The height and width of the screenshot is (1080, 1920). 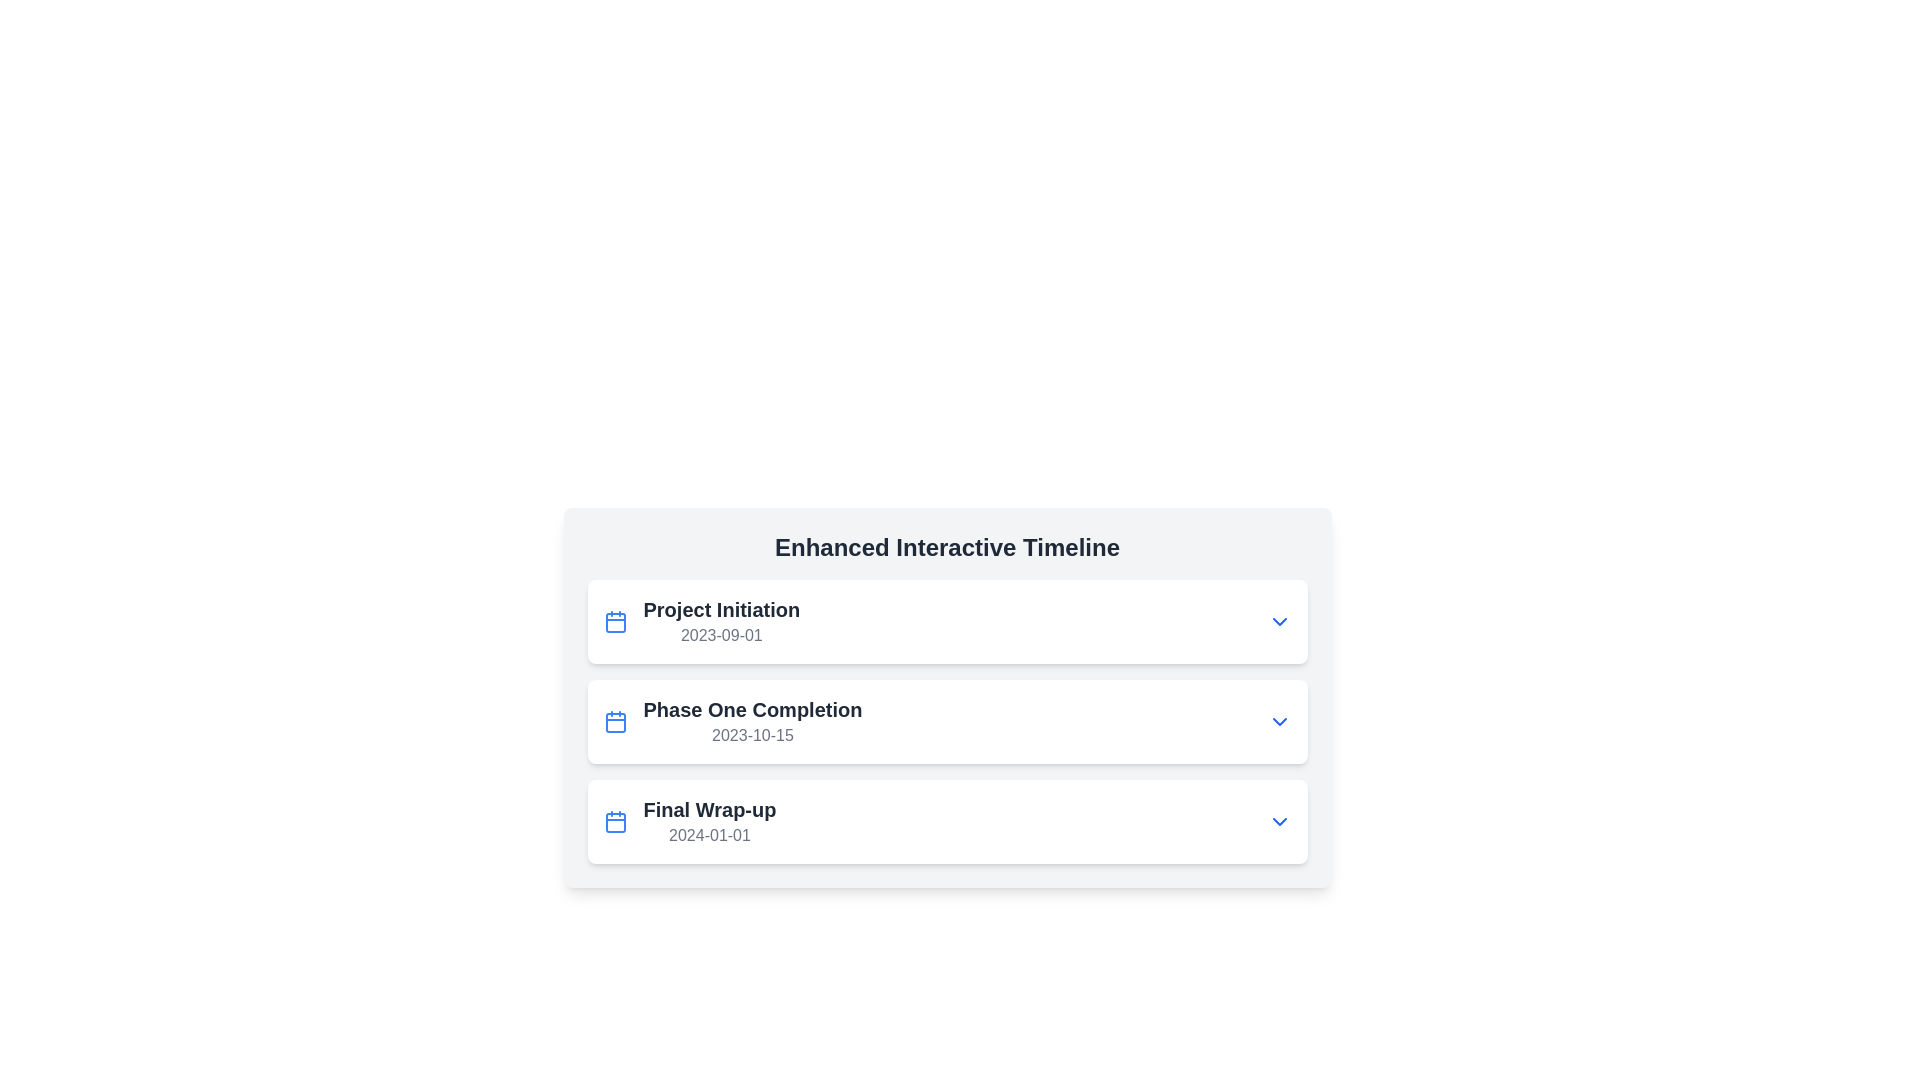 I want to click on the Calendar Icon with a blue outline, located next to the text 'Phase One Completion' in the second row of the list, so click(x=614, y=721).